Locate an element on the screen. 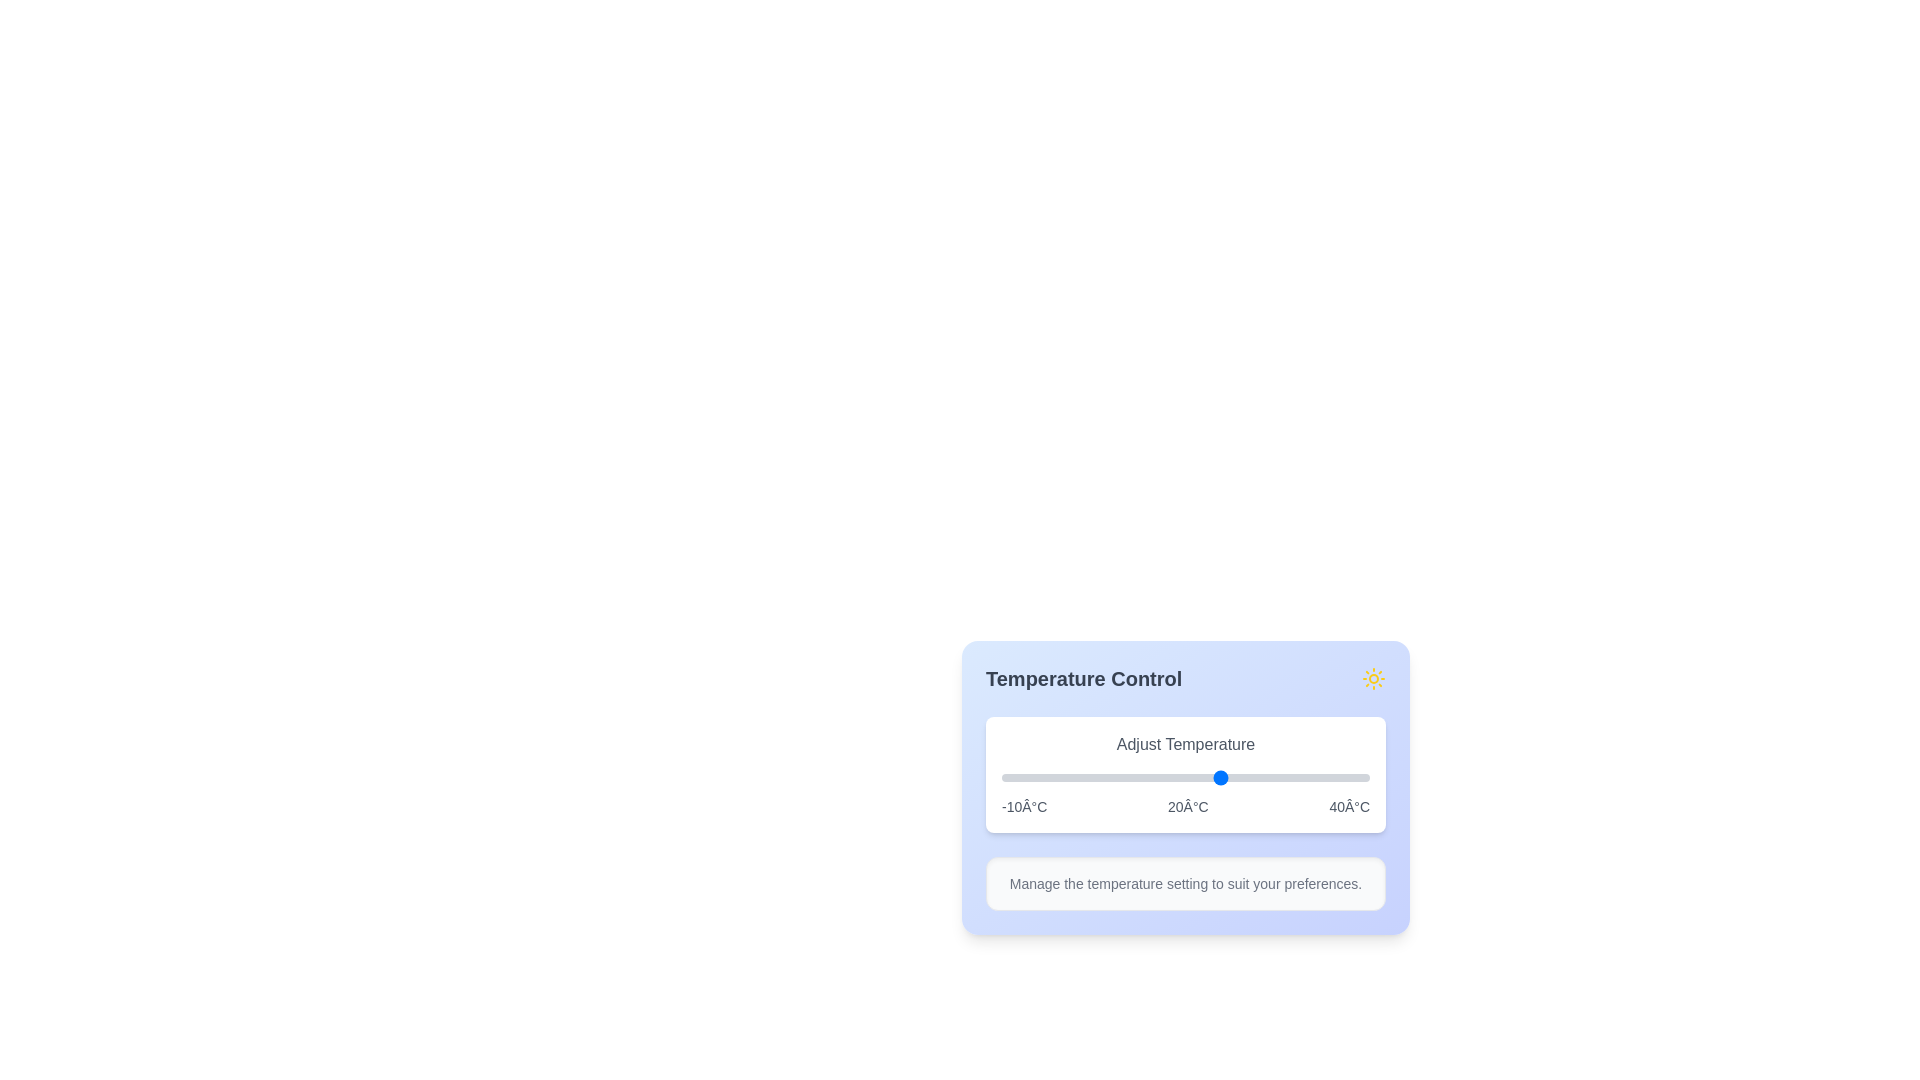 This screenshot has width=1920, height=1080. the slider to set the temperature to 10°C is located at coordinates (1149, 777).